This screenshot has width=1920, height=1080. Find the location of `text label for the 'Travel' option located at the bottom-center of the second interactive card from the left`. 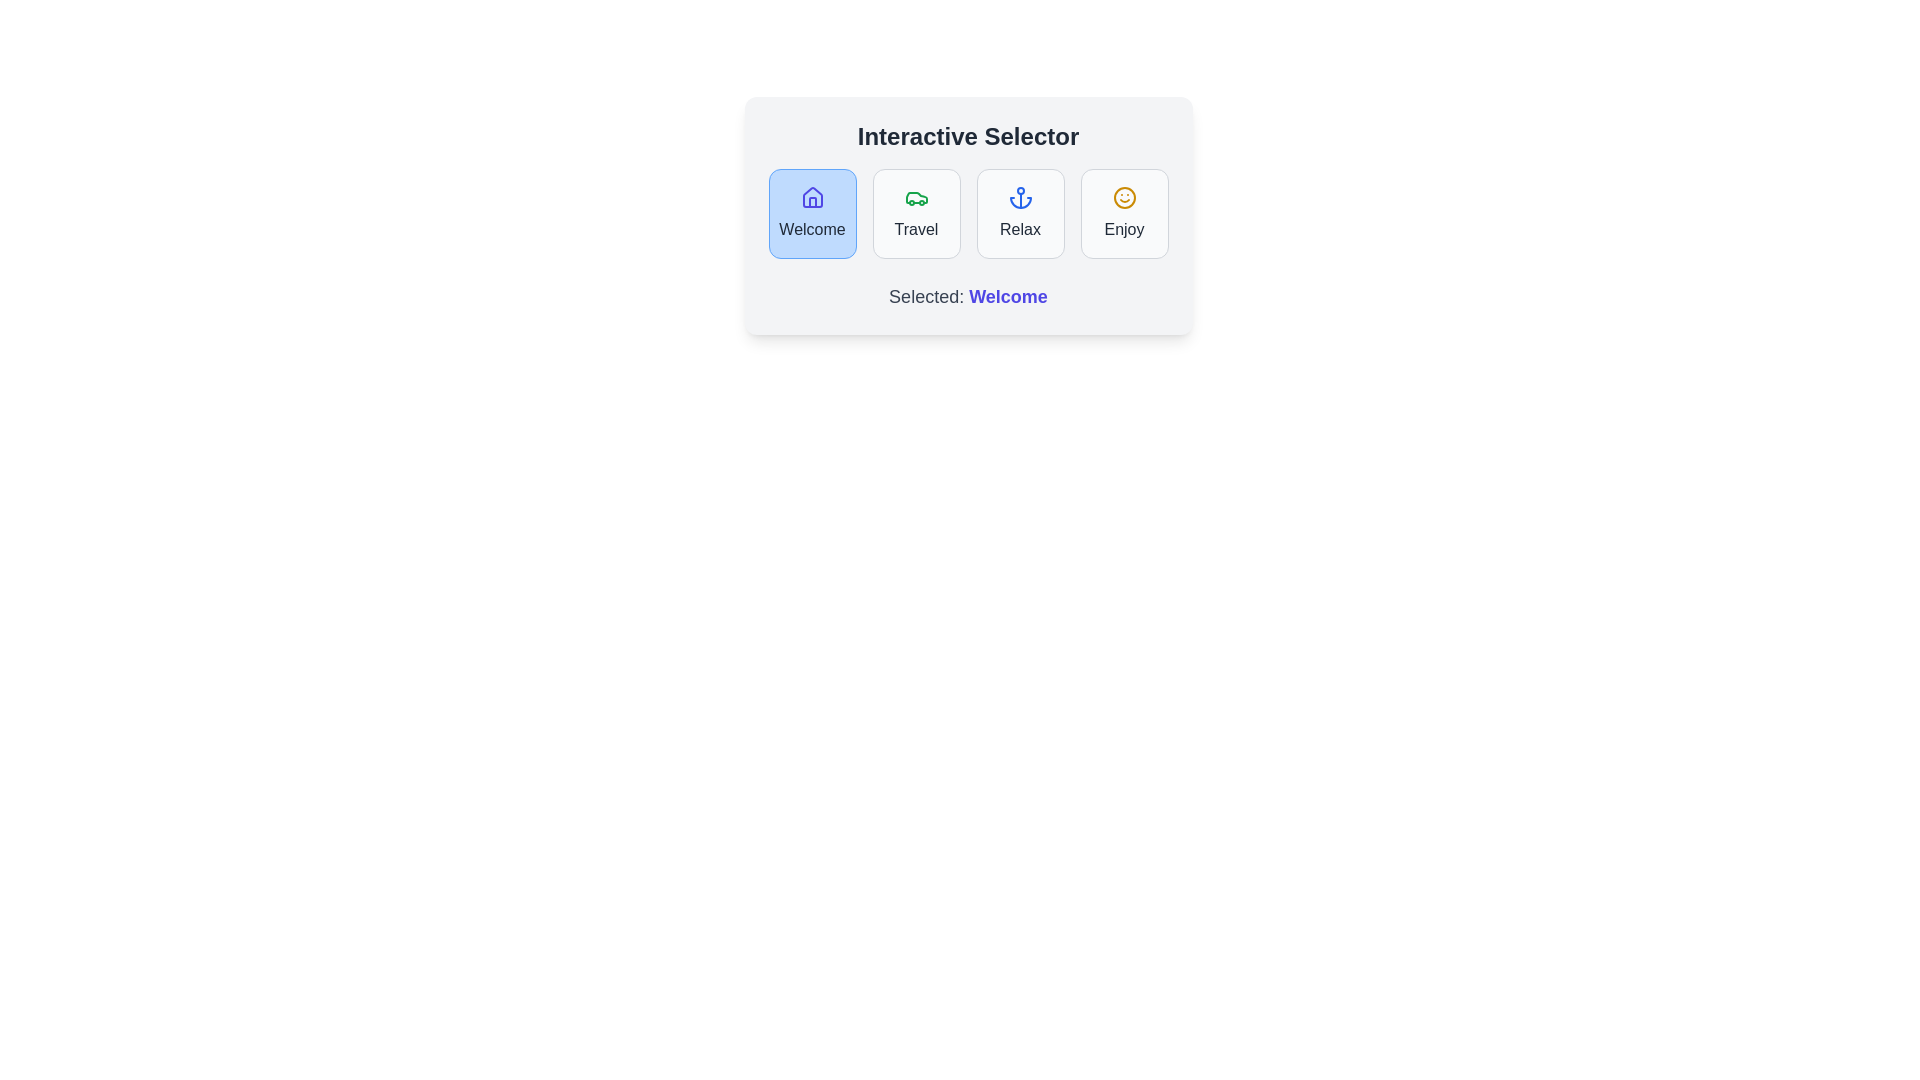

text label for the 'Travel' option located at the bottom-center of the second interactive card from the left is located at coordinates (915, 229).